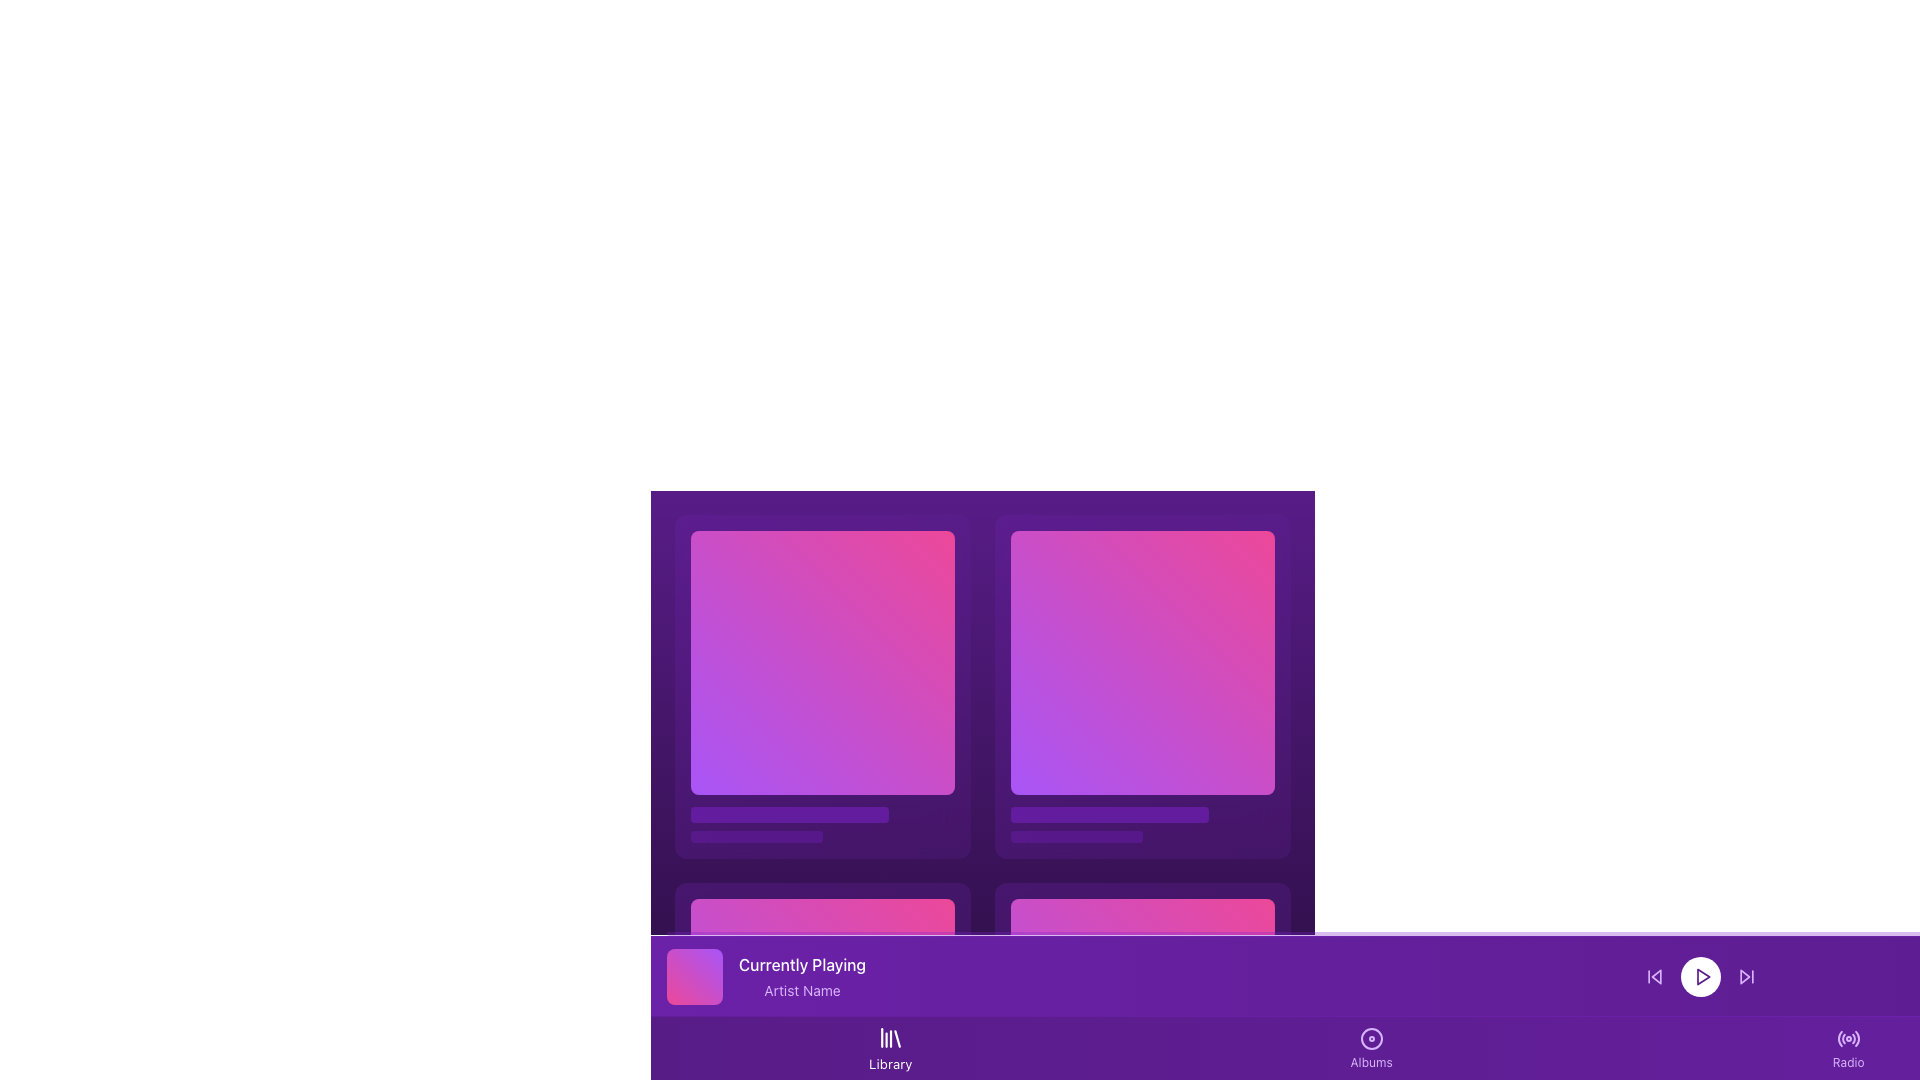  What do you see at coordinates (1856, 1037) in the screenshot?
I see `attributes of the fifth segment of the circular radio wave pattern within the SVG icon located in the right section of the interface navigation bar` at bounding box center [1856, 1037].